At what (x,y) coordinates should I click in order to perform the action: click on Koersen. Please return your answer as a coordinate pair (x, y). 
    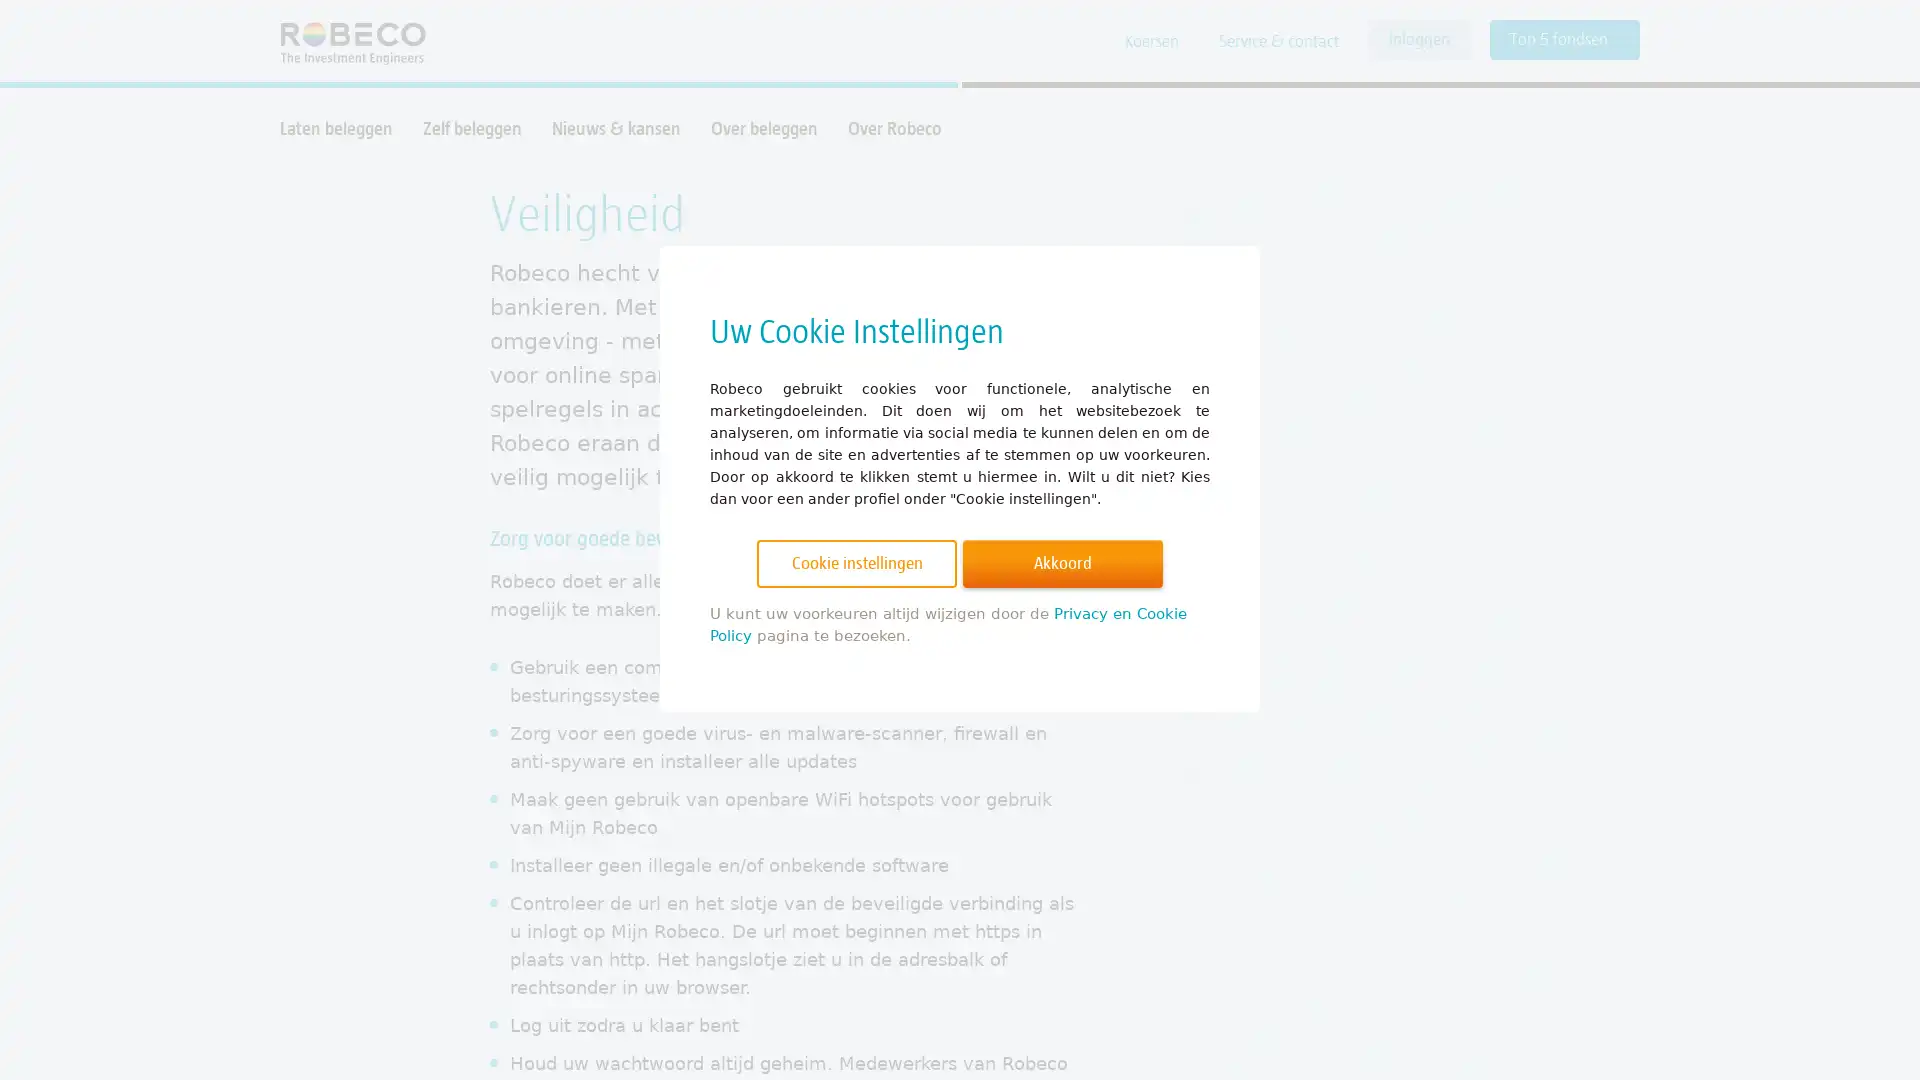
    Looking at the image, I should click on (1152, 42).